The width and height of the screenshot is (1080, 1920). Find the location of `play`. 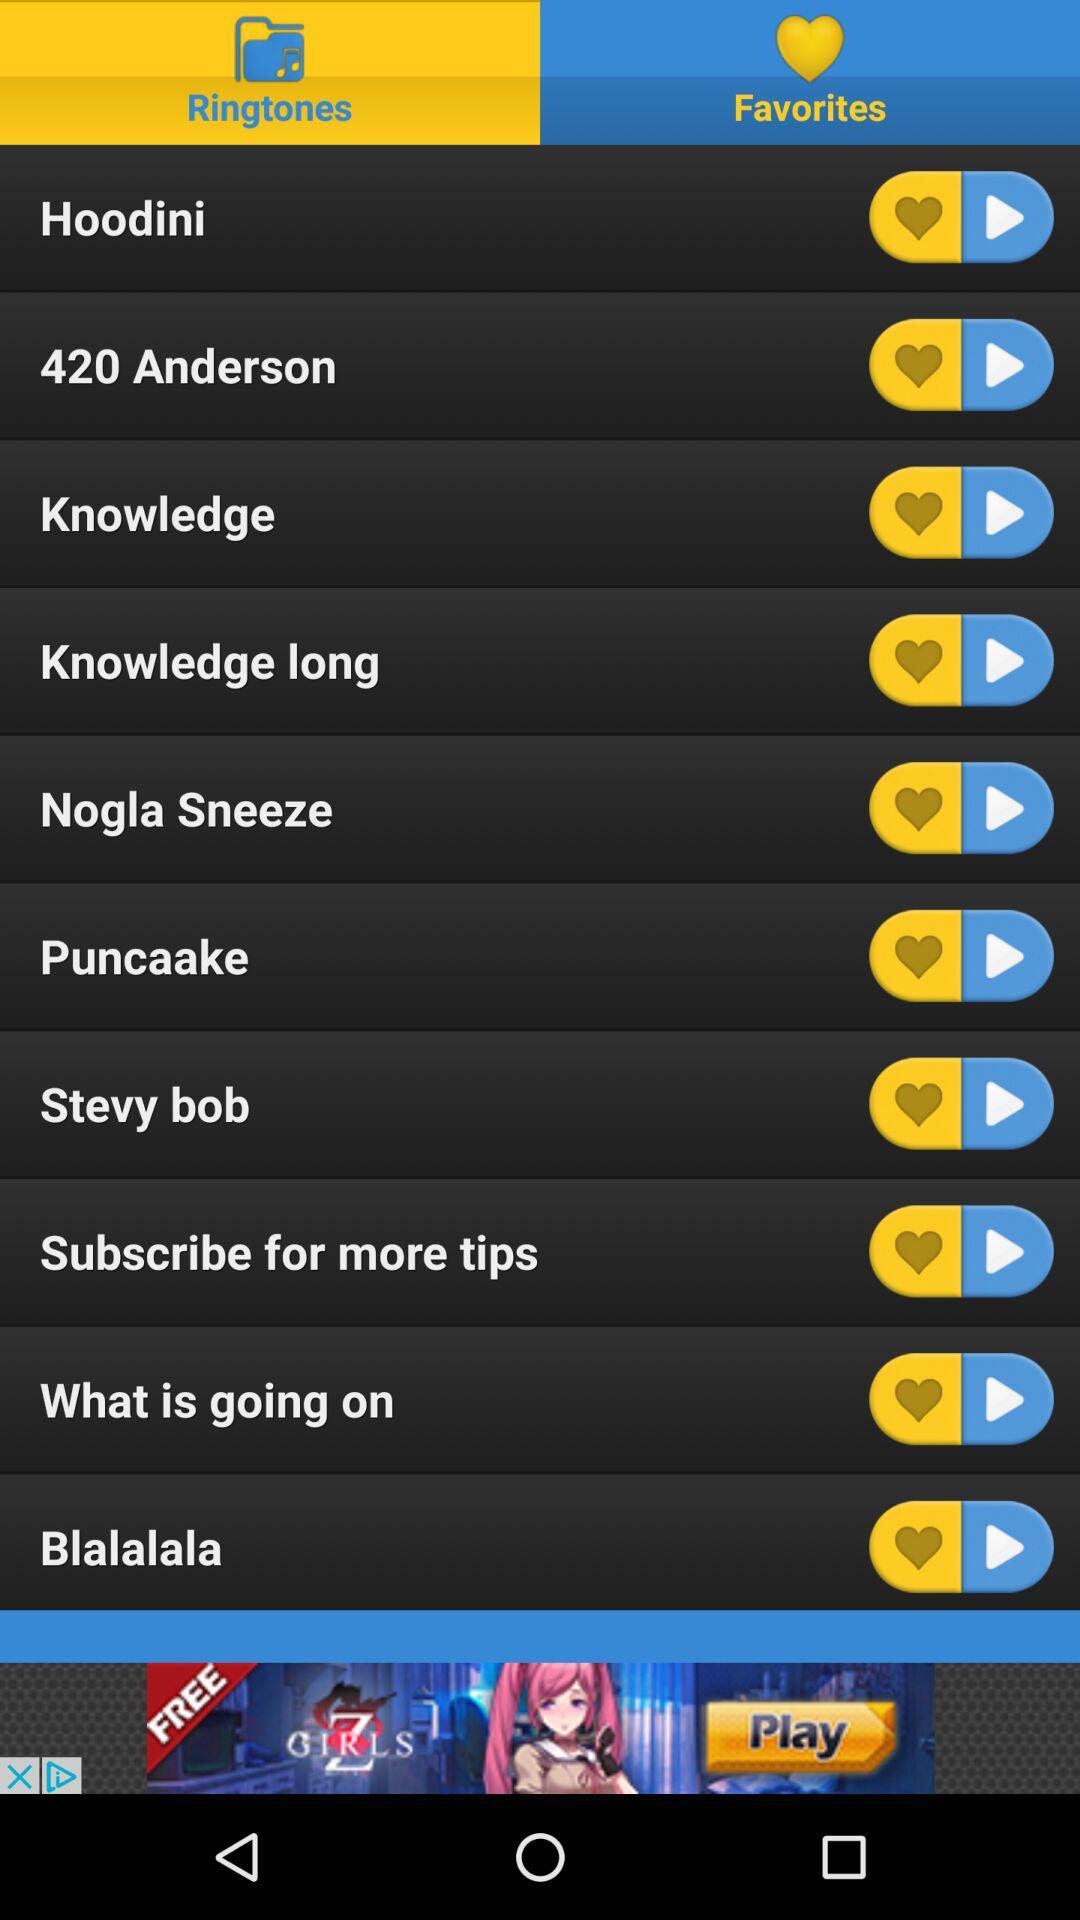

play is located at coordinates (1007, 954).